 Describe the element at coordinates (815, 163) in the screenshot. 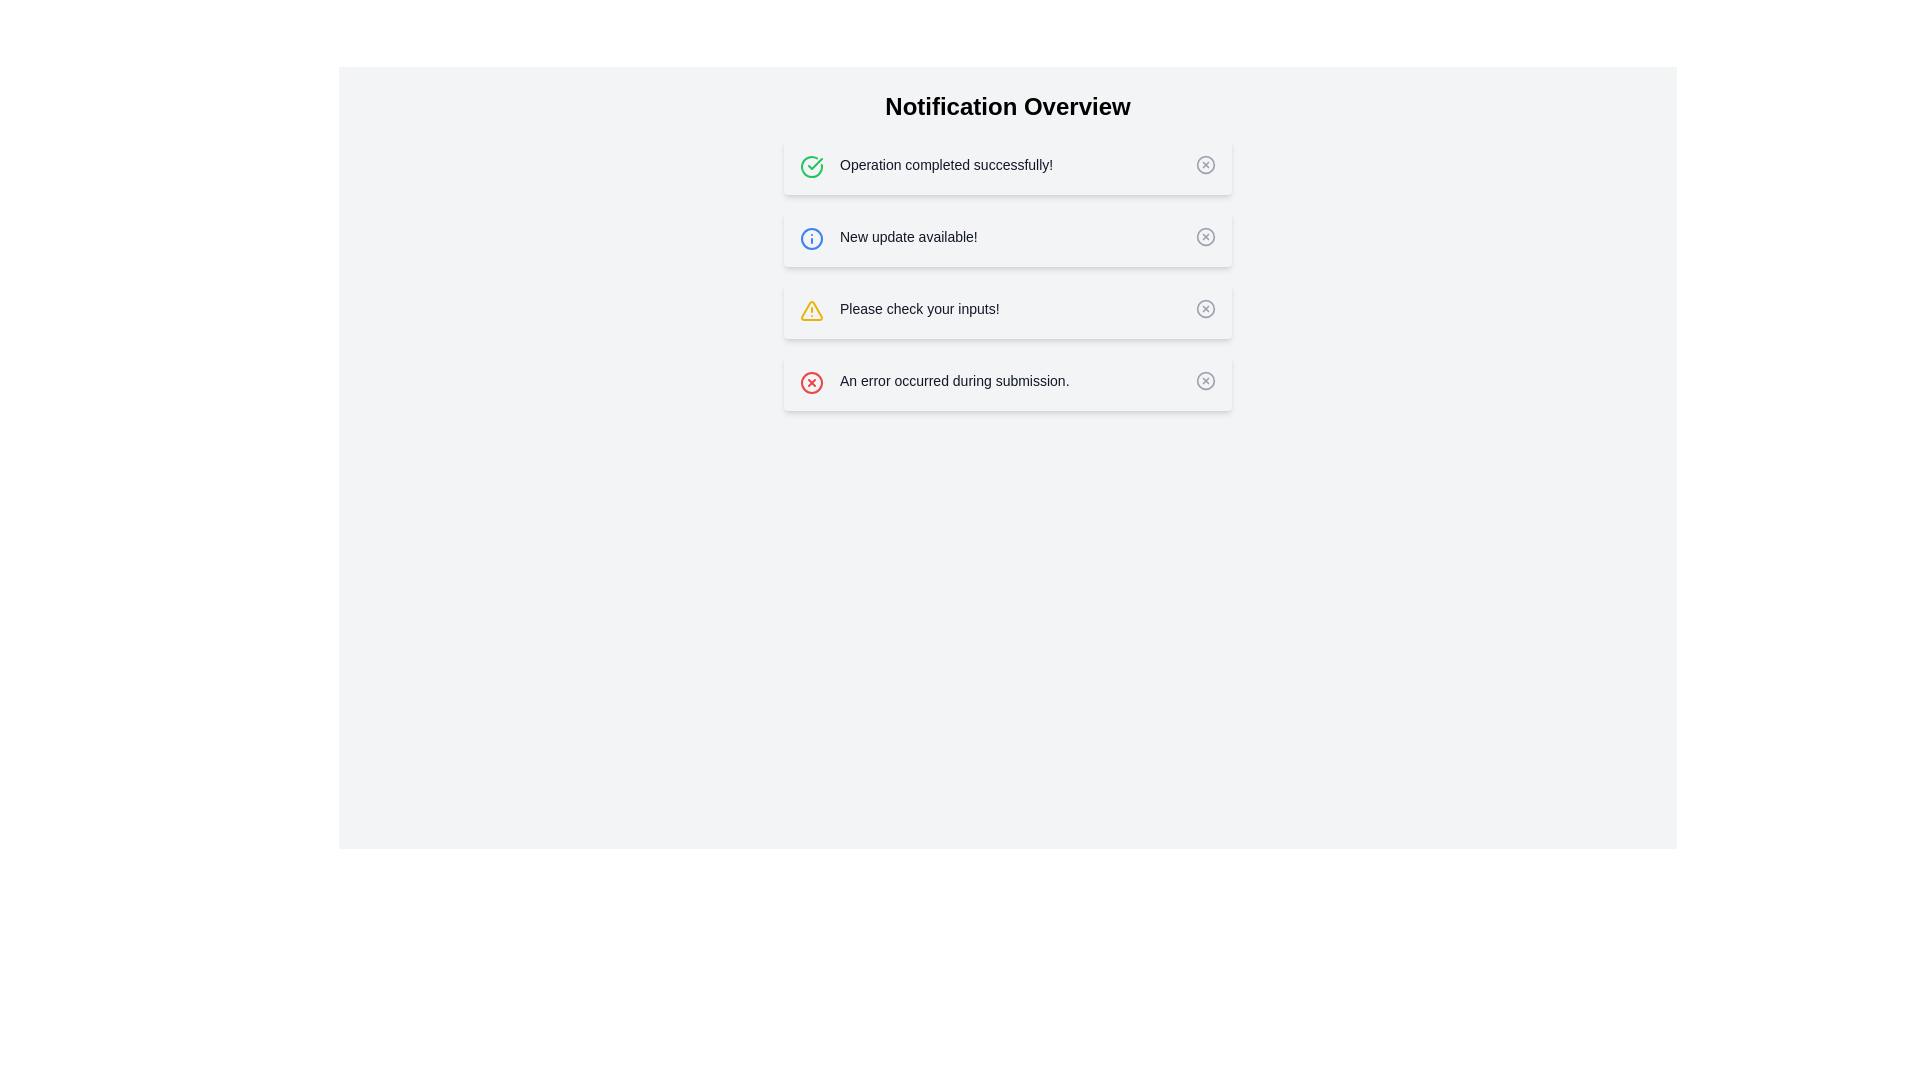

I see `the green checkmark icon inside the first notification item that indicates 'Operation completed successfully!'` at that location.